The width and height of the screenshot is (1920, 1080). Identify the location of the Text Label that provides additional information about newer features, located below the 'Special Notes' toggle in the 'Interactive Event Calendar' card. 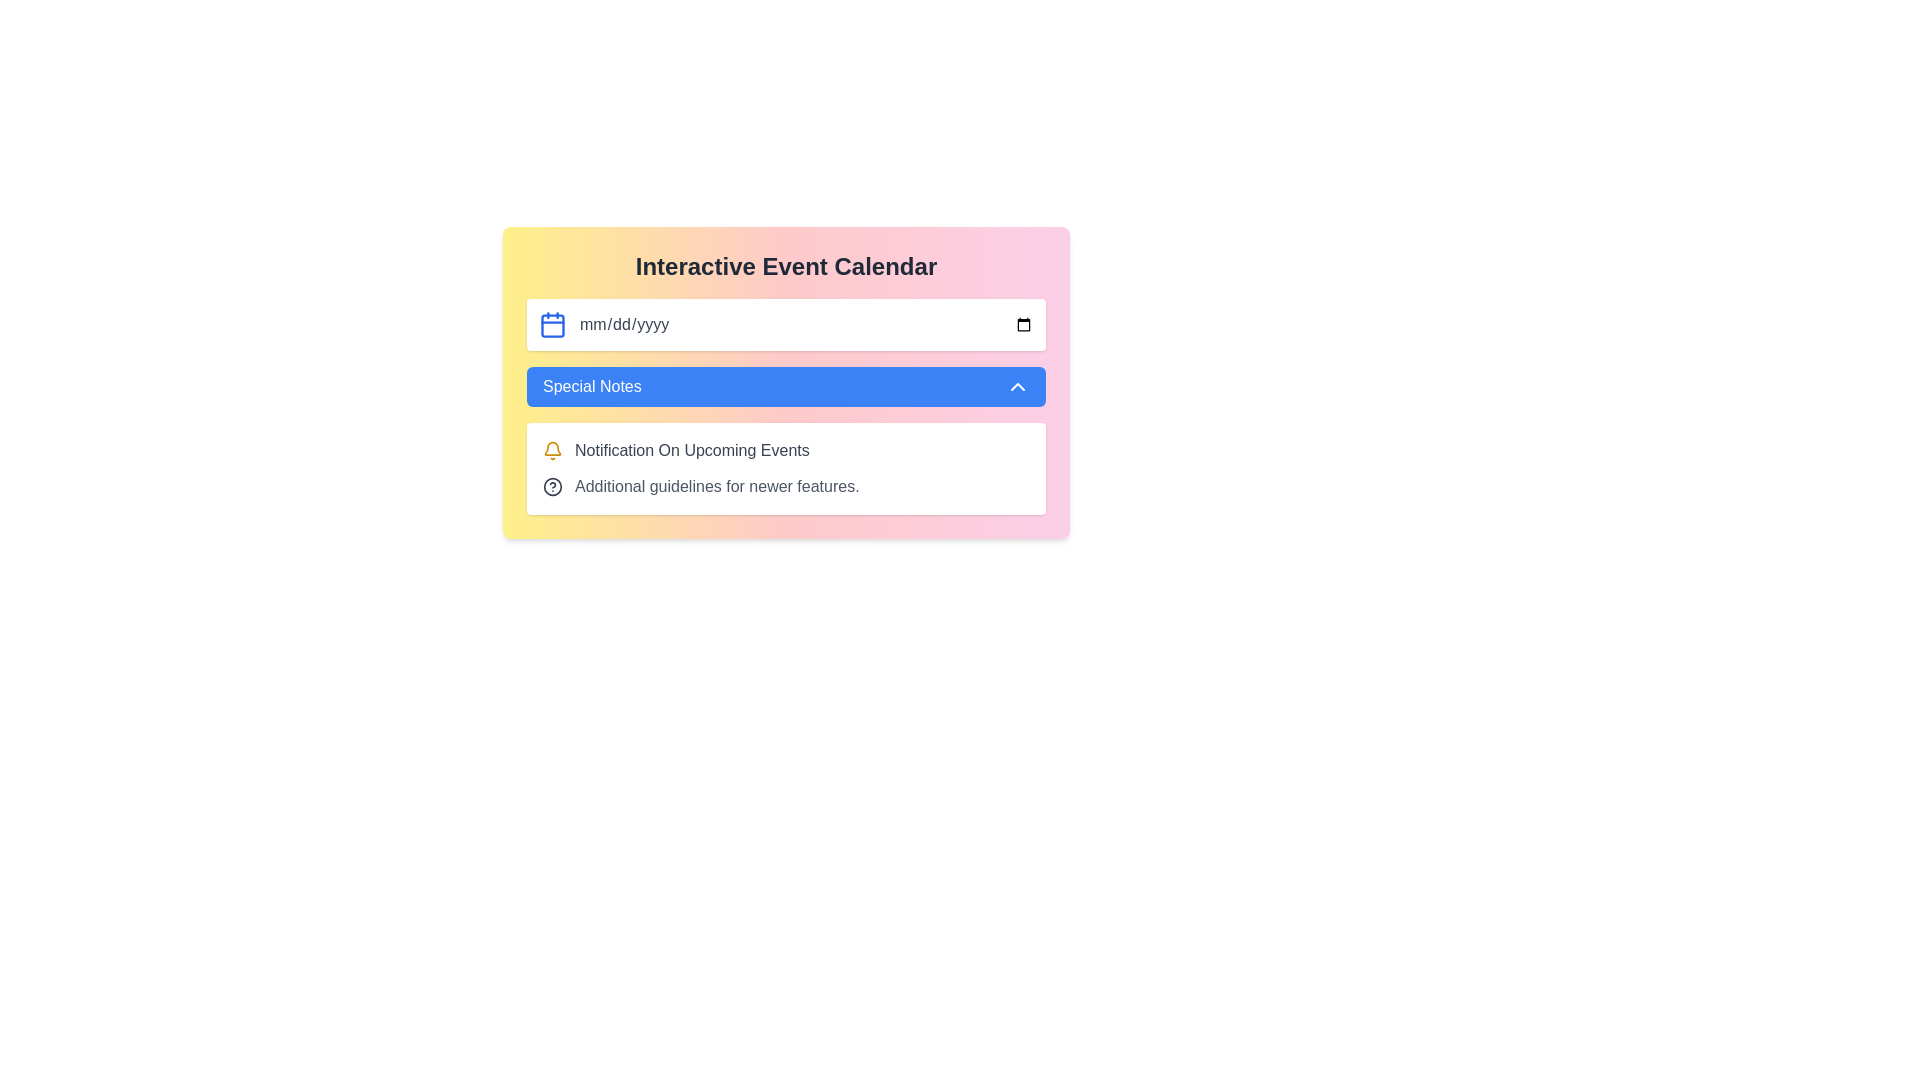
(717, 486).